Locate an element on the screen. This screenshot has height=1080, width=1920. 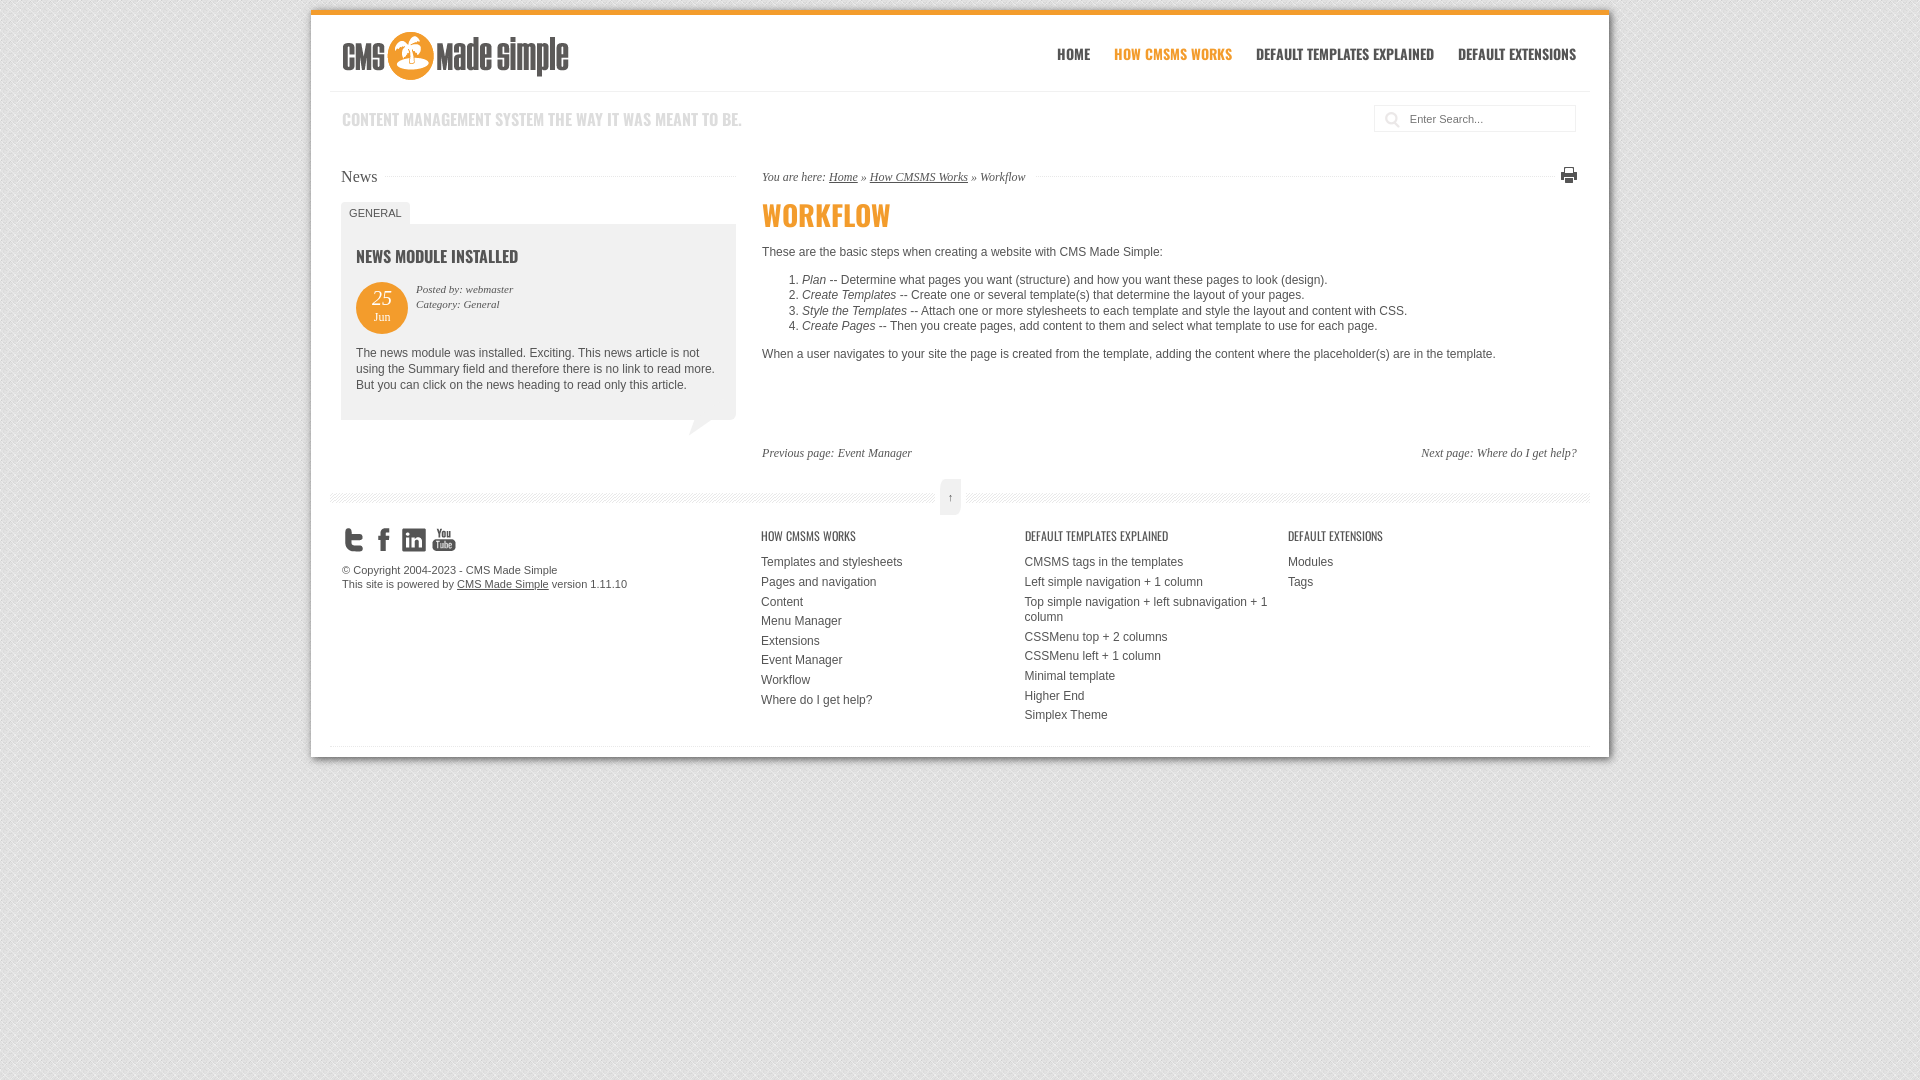
'DEFAULT TEMPLATES EXPLAINED' is located at coordinates (1344, 52).